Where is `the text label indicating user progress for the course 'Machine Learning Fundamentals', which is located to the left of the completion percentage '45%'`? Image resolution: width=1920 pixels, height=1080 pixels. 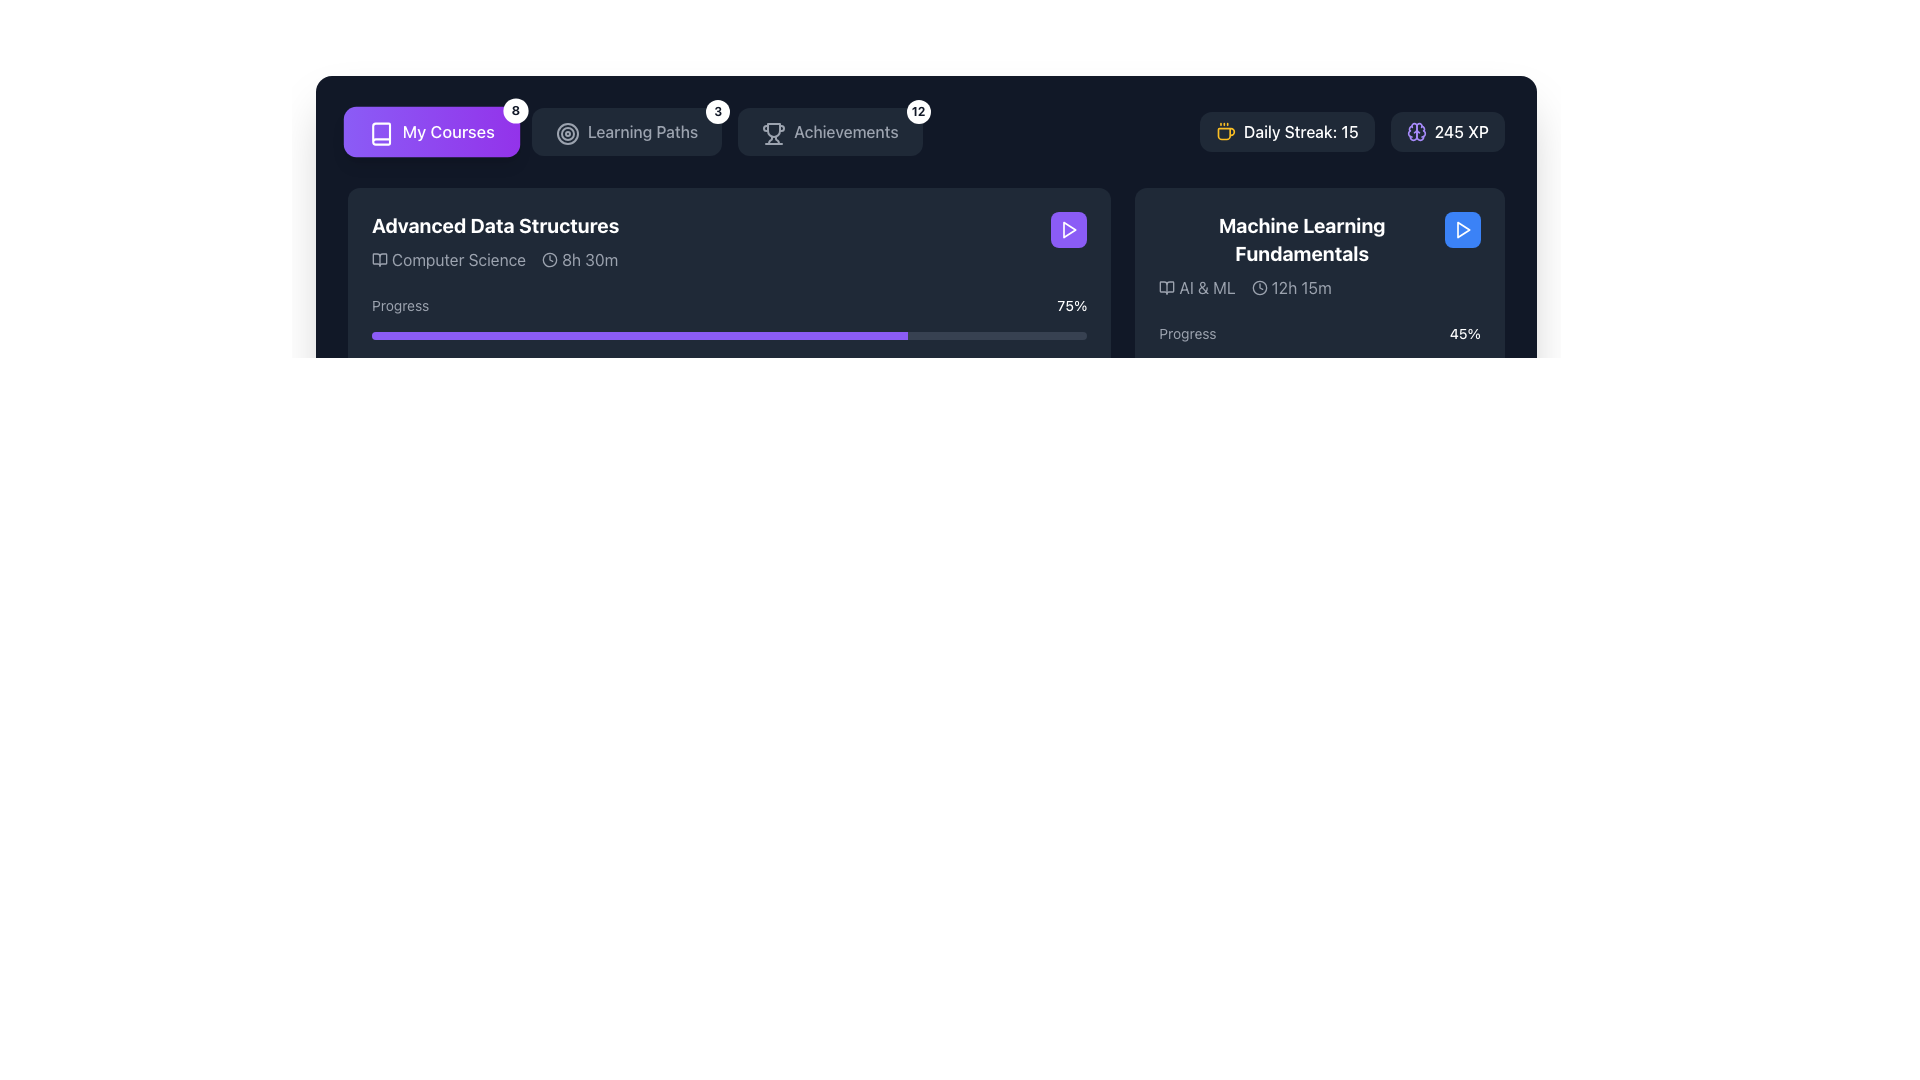
the text label indicating user progress for the course 'Machine Learning Fundamentals', which is located to the left of the completion percentage '45%' is located at coordinates (1187, 333).